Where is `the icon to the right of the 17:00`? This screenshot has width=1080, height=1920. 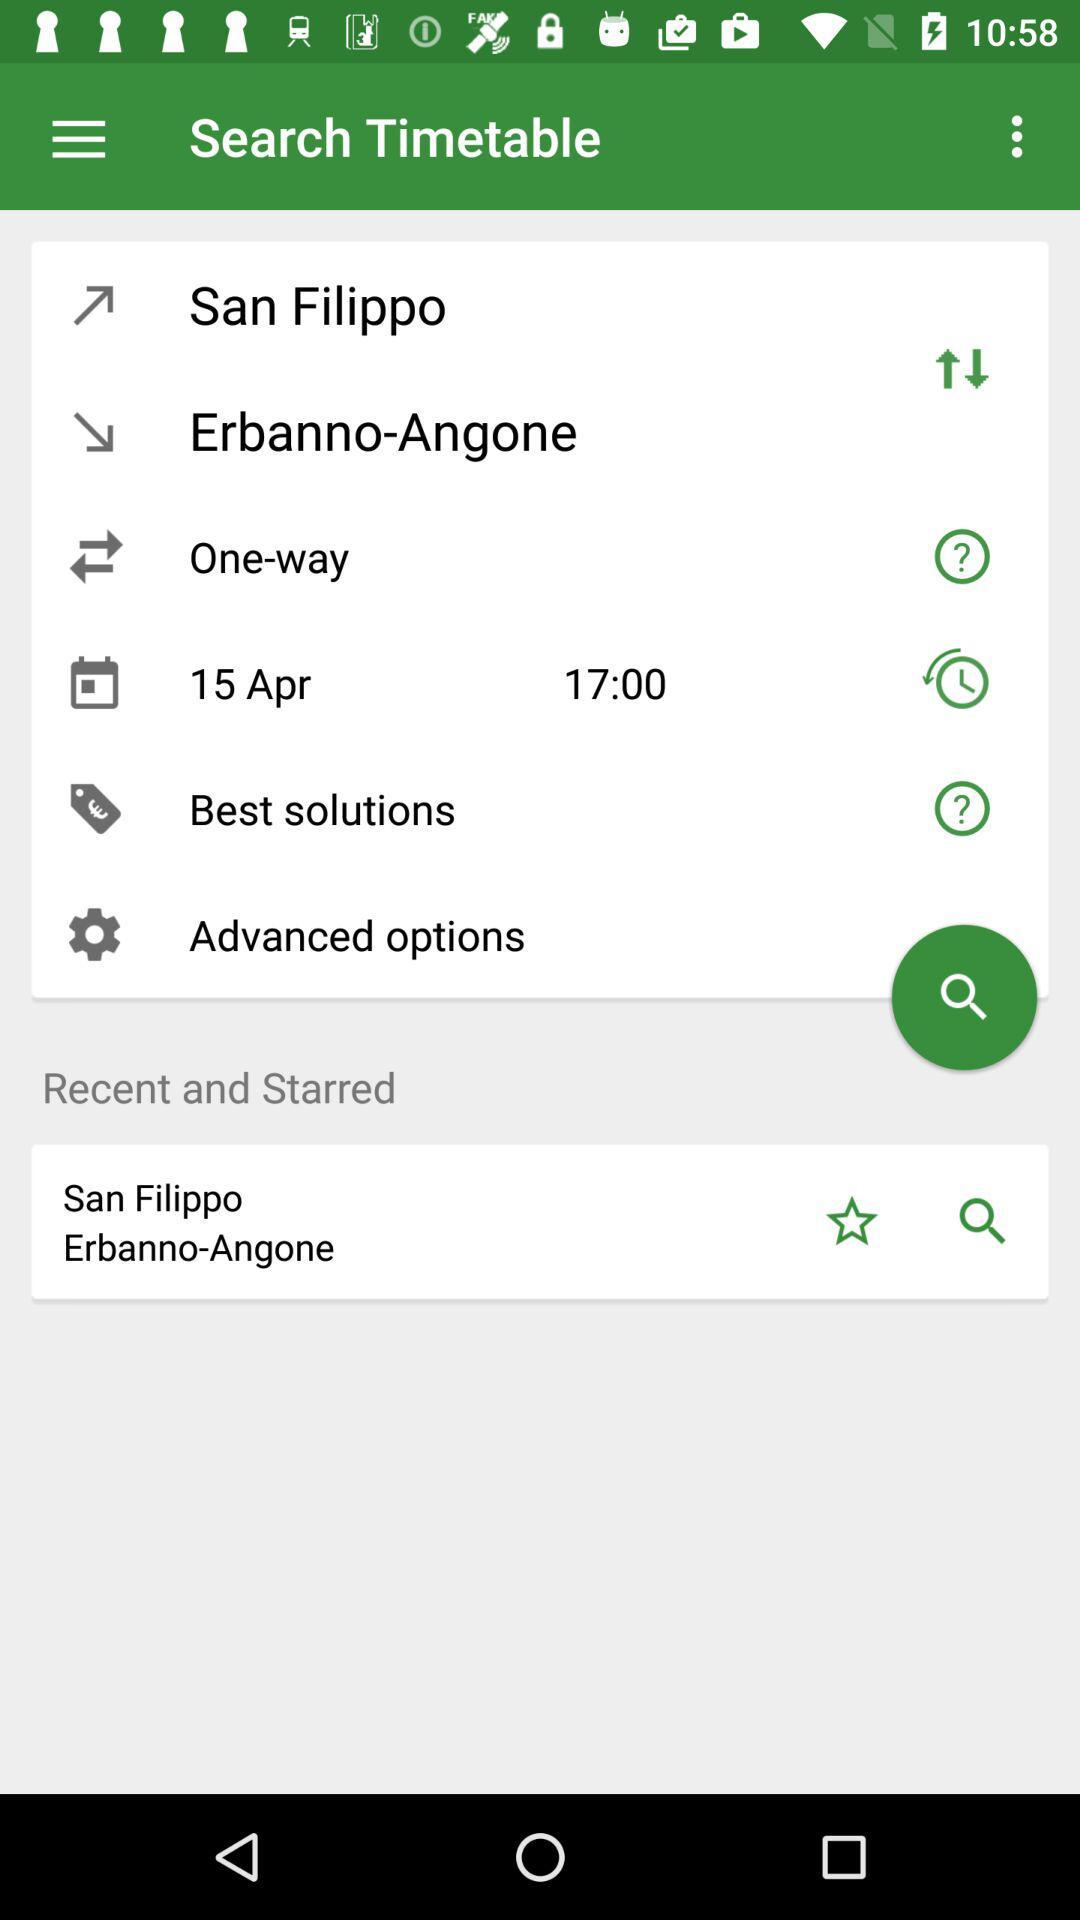 the icon to the right of the 17:00 is located at coordinates (960, 682).